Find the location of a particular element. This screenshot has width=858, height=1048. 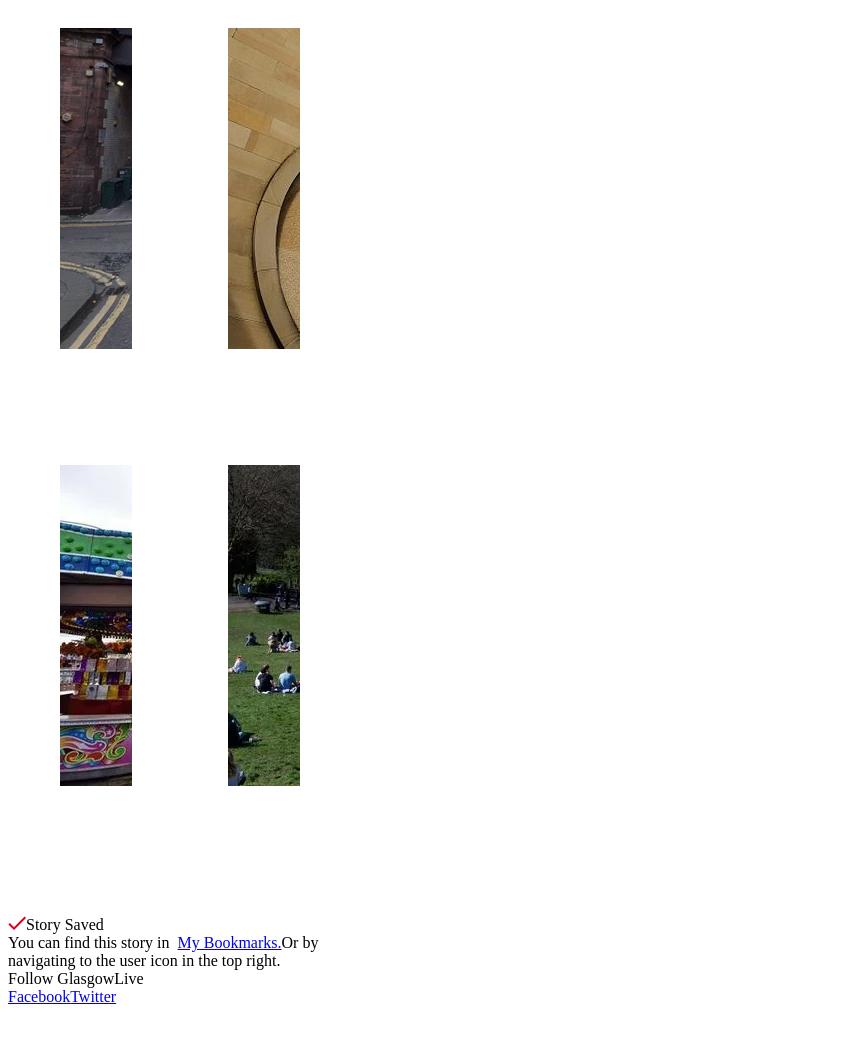

'You can find this story in' is located at coordinates (92, 942).